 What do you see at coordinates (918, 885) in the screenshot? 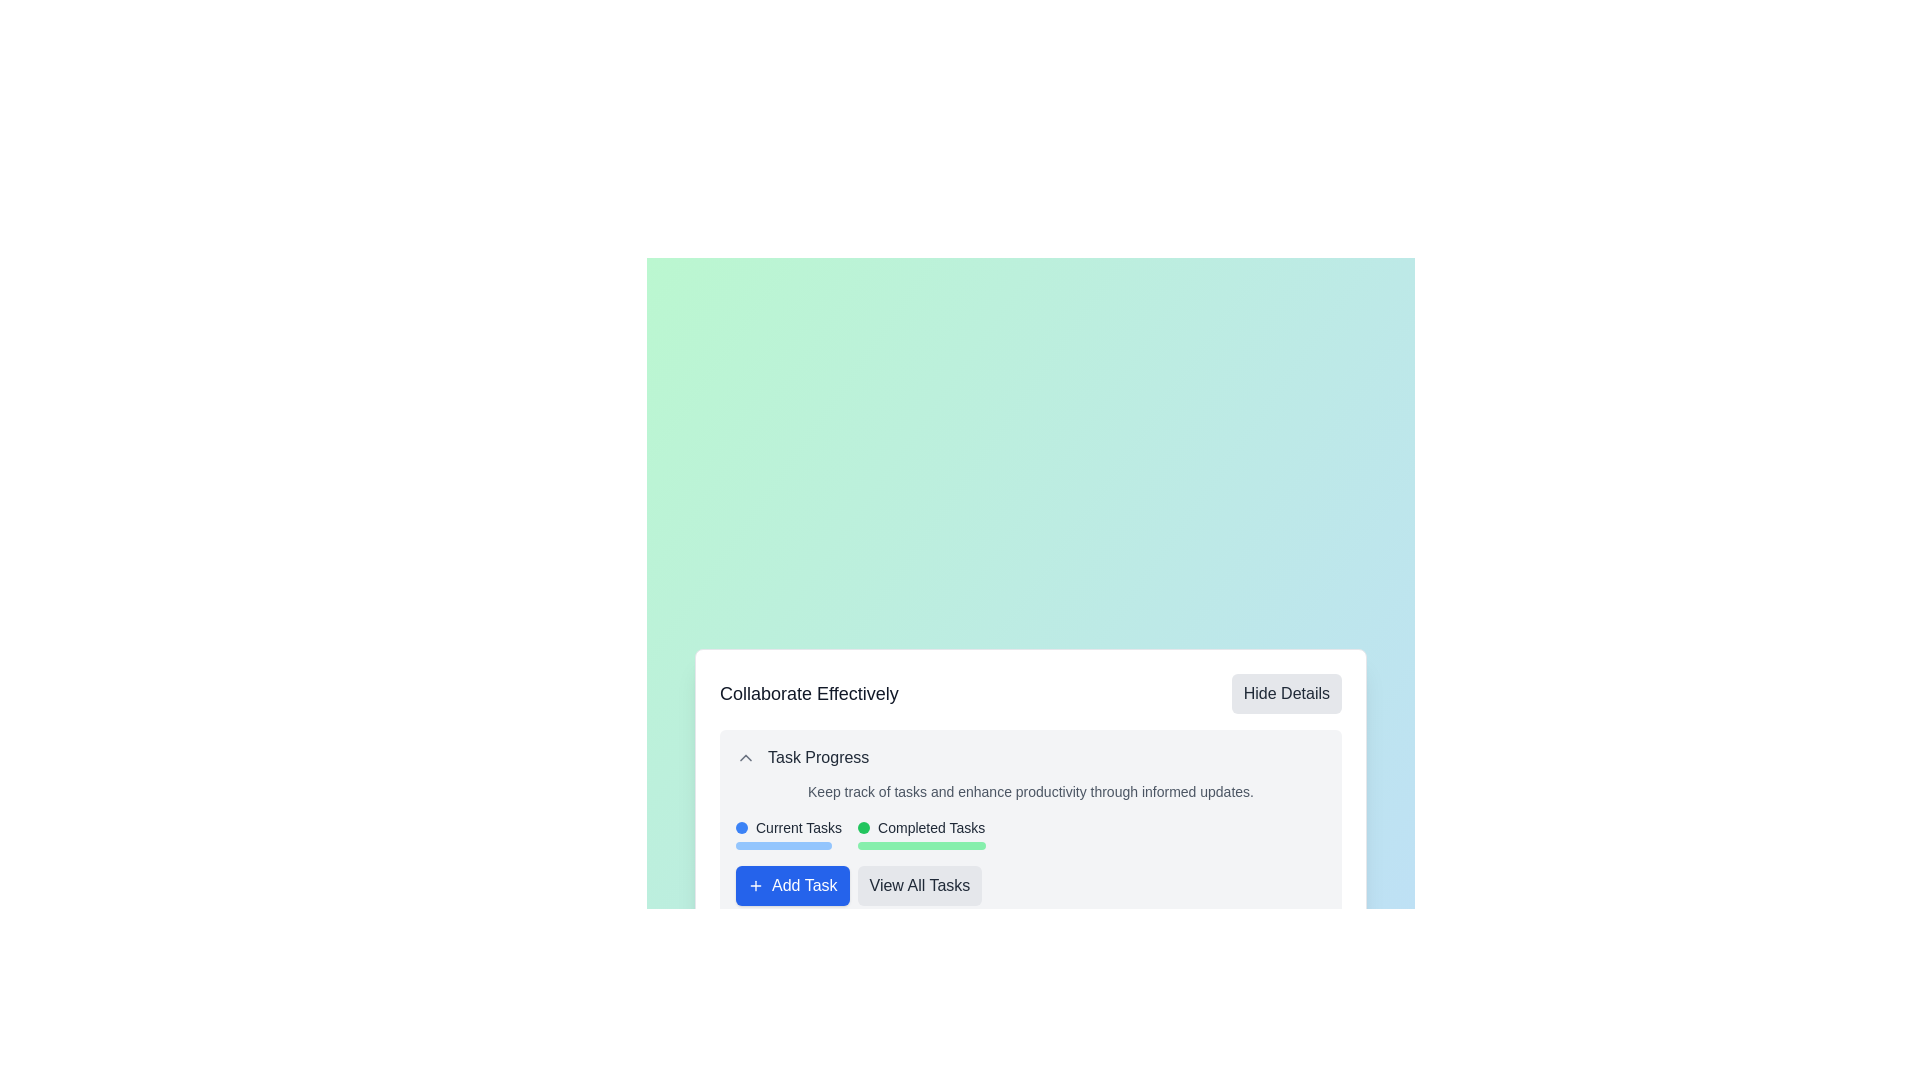
I see `the rectangular button labeled 'View All Tasks' to observe its hover effect, which changes the background color to a darker gray` at bounding box center [918, 885].